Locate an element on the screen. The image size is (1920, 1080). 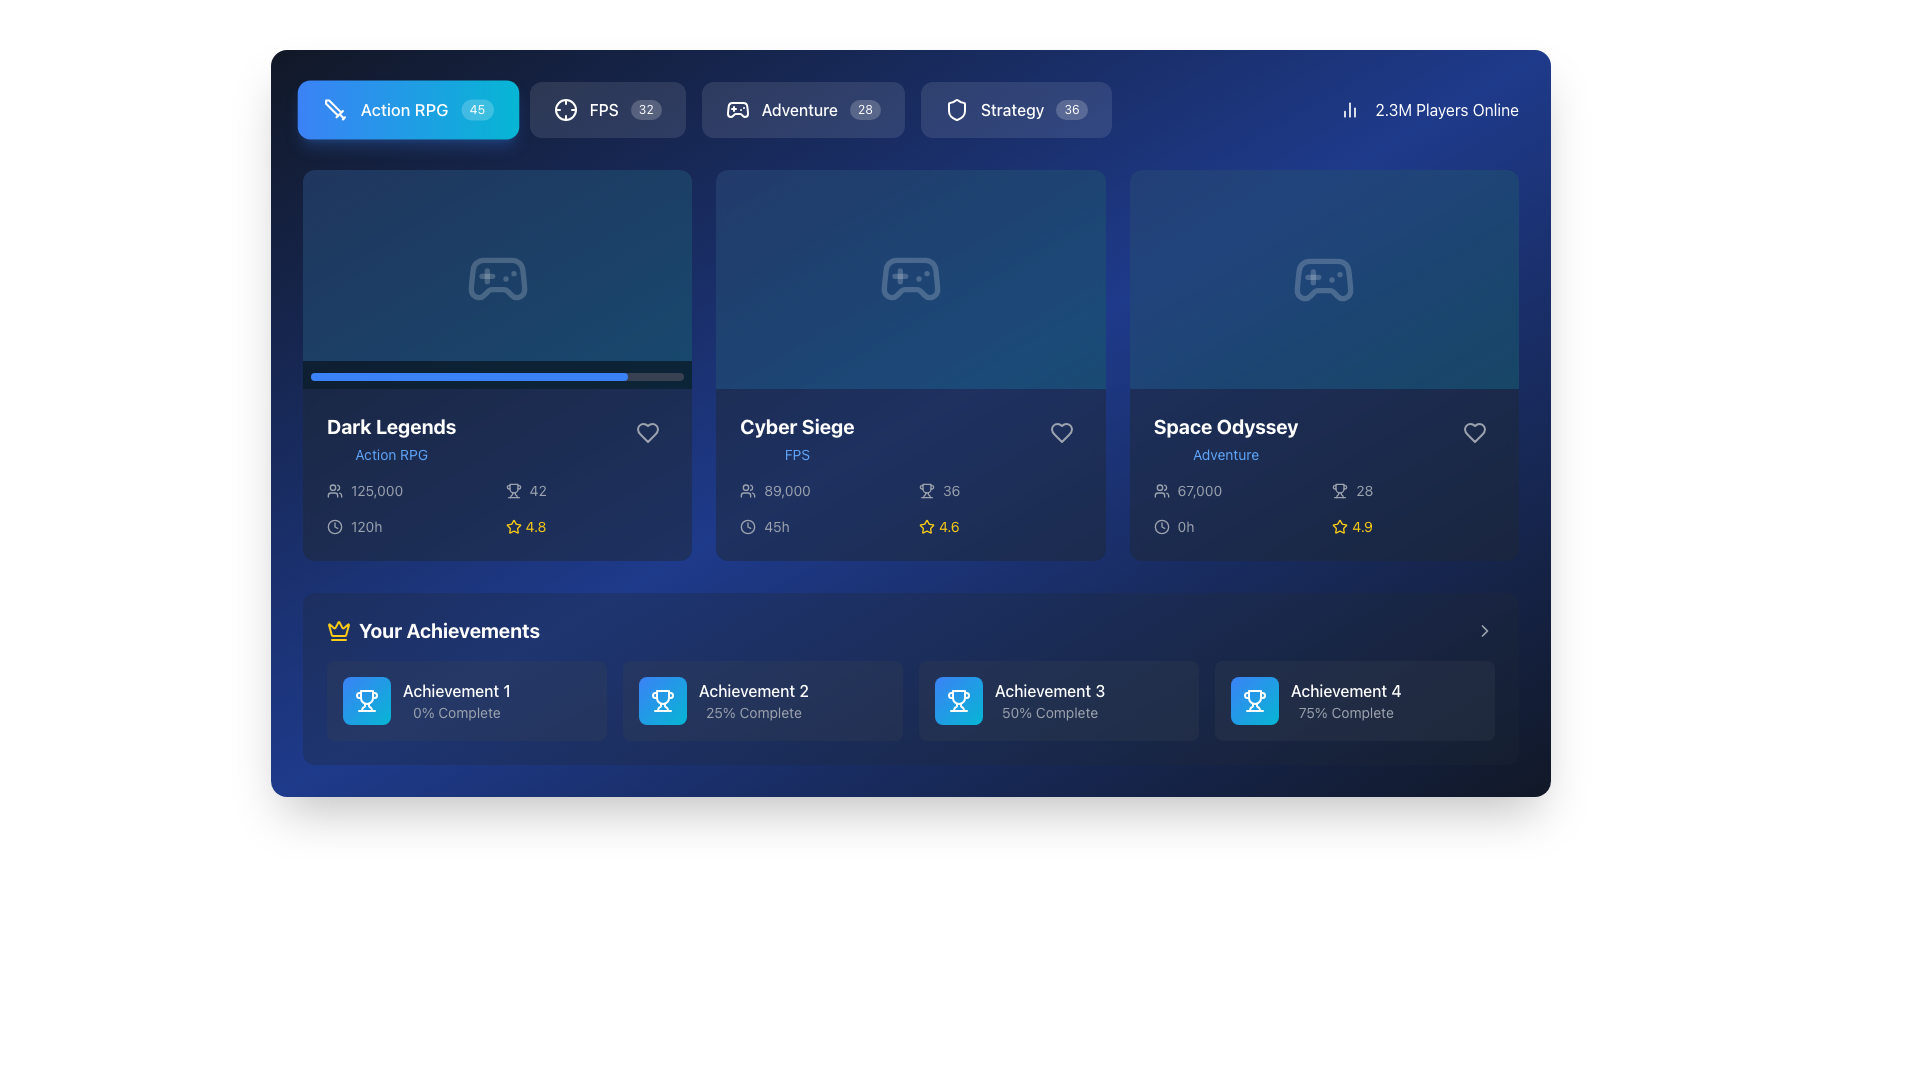
the vibrant square Icon button with rounded corners, featuring a gradient background from blue to cyan and a white trophy icon, located in the 'Your Achievements' section at the bottom of the main interface is located at coordinates (366, 700).